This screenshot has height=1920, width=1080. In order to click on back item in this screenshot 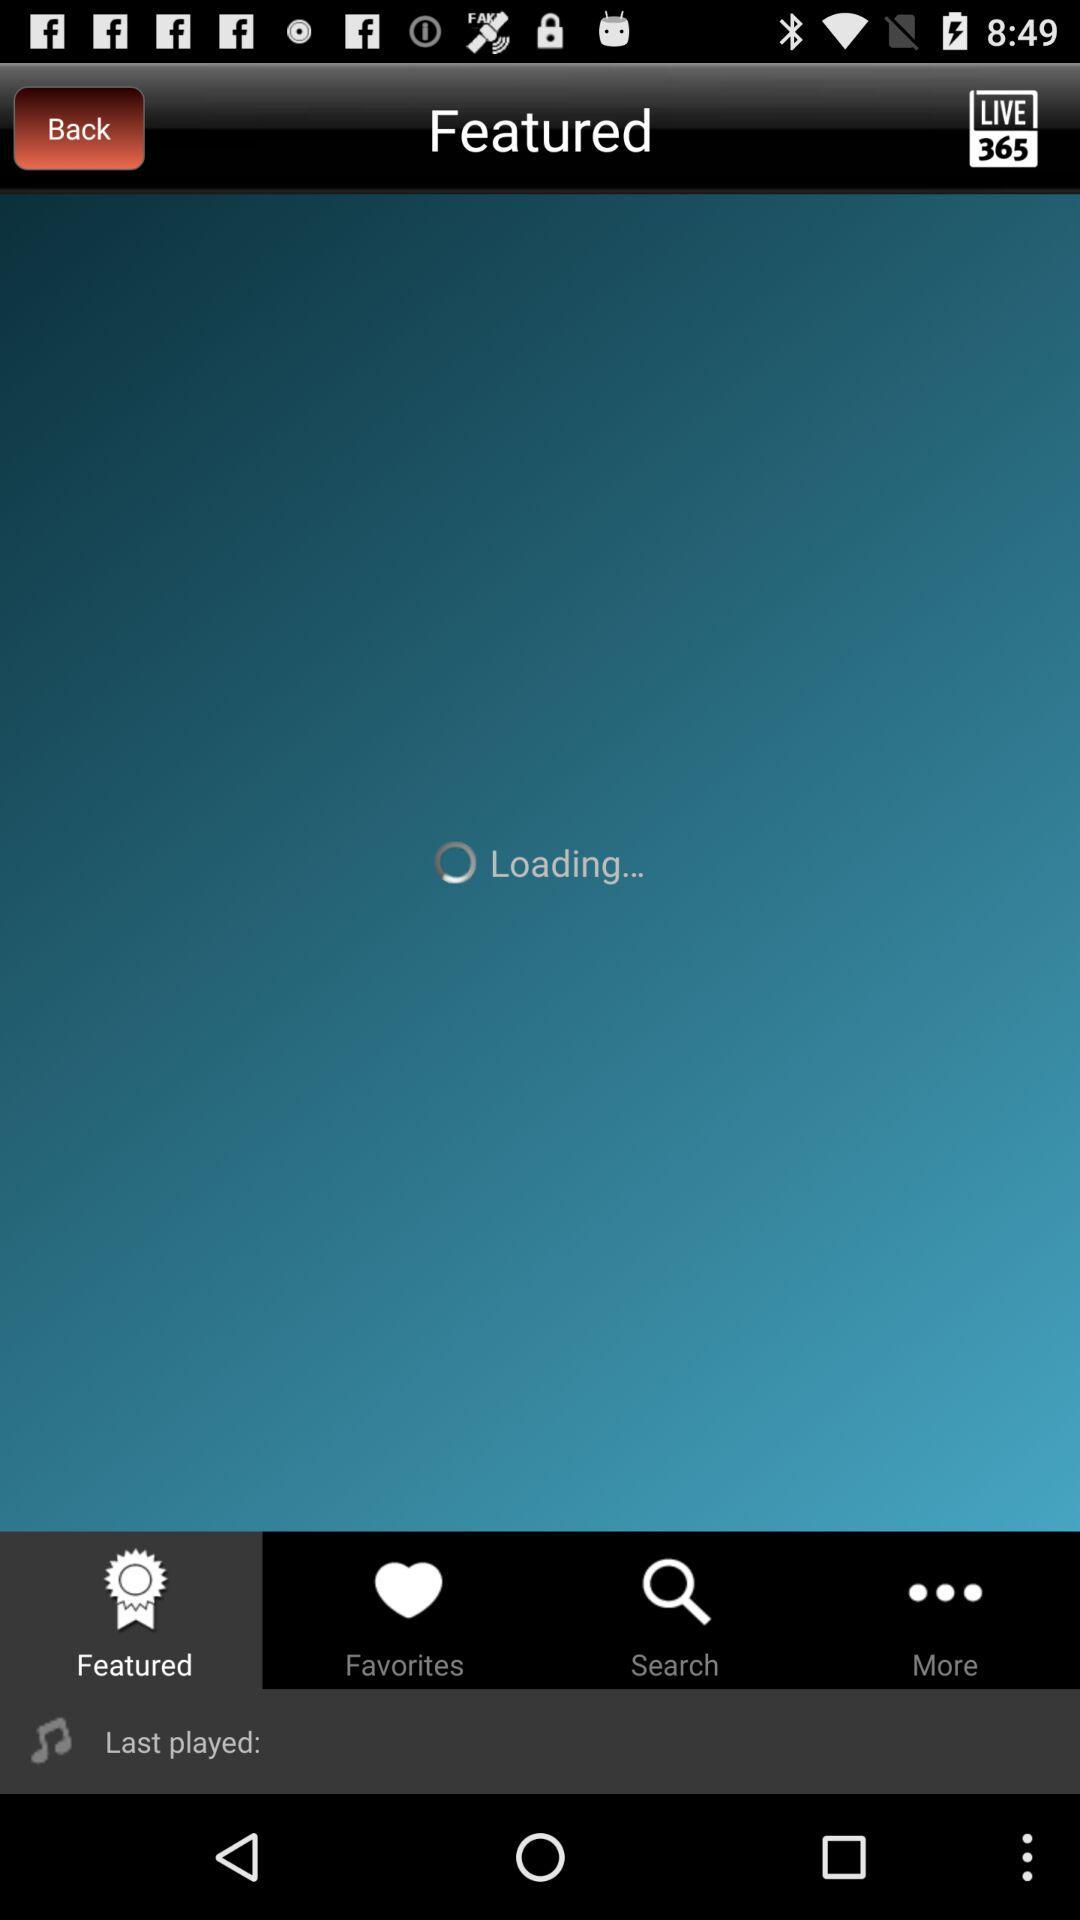, I will do `click(78, 127)`.